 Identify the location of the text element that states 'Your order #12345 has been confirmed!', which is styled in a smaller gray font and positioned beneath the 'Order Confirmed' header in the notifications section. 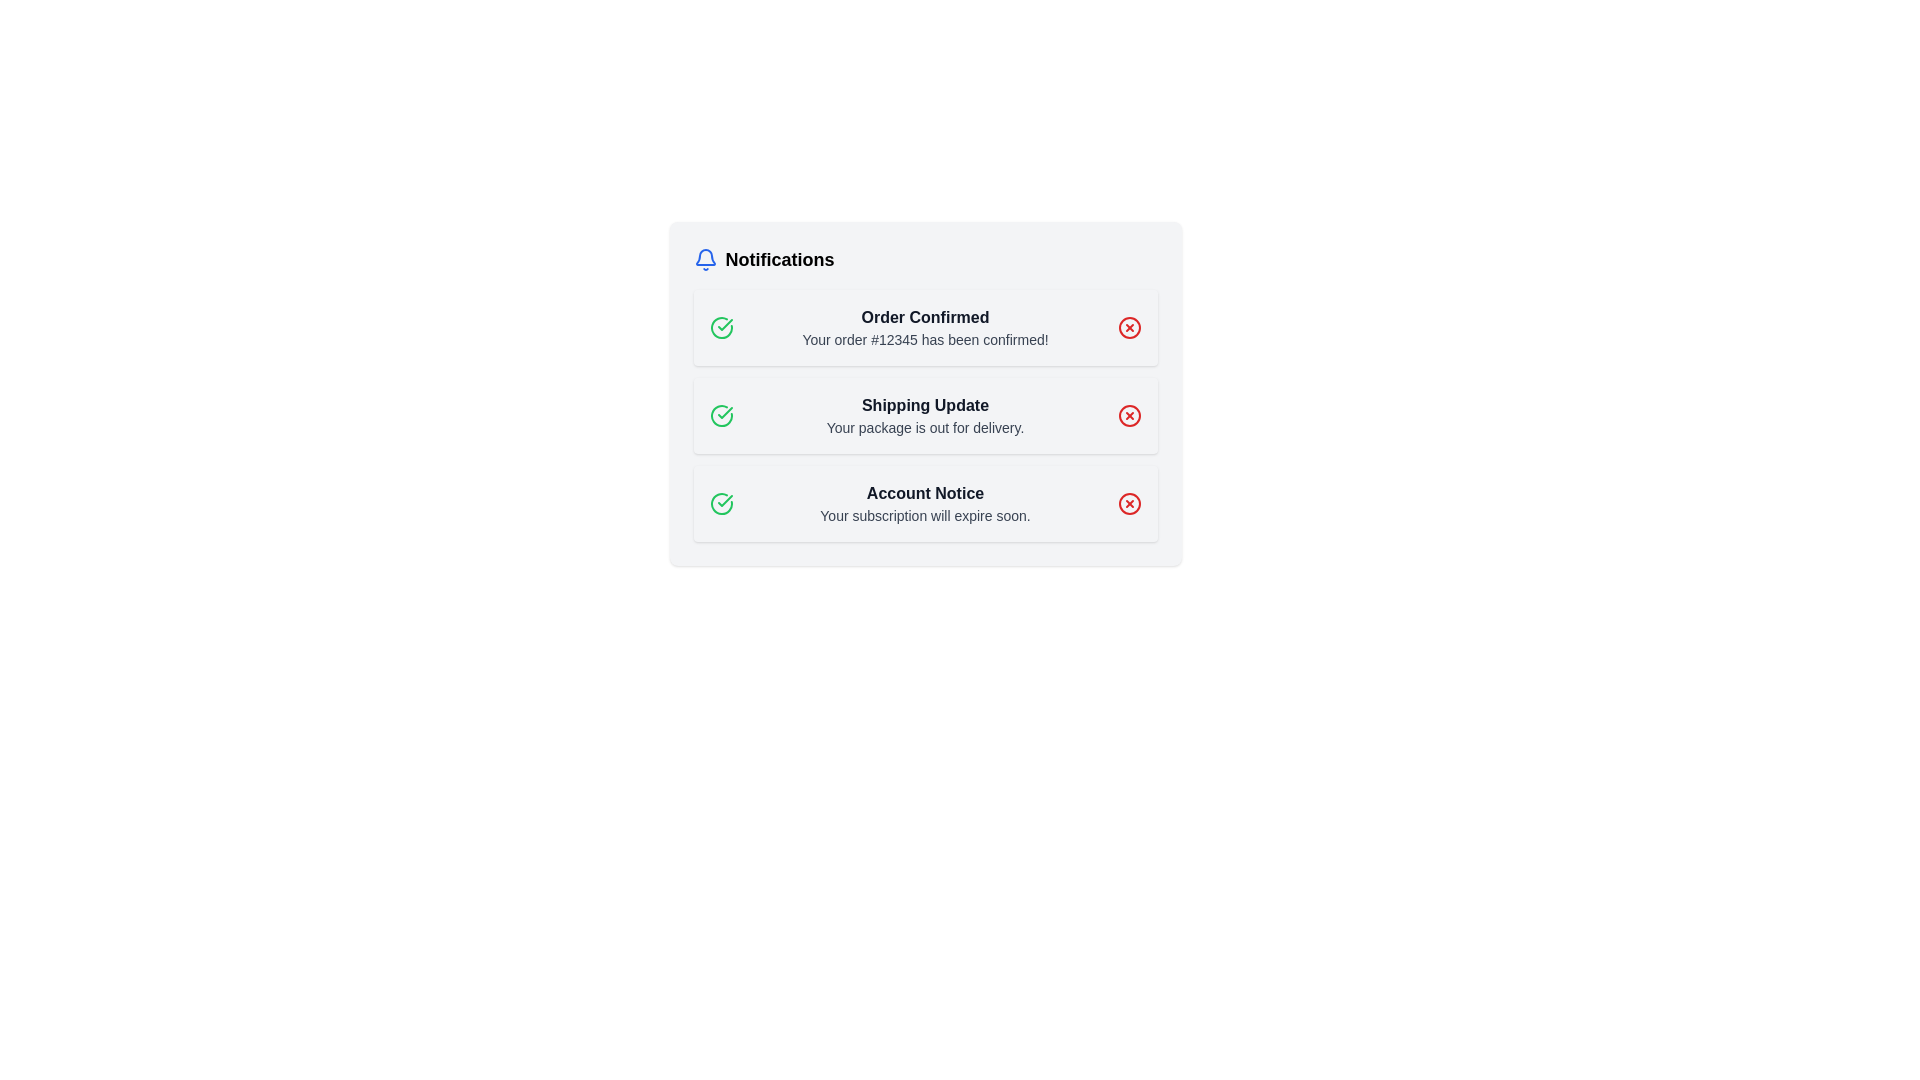
(924, 338).